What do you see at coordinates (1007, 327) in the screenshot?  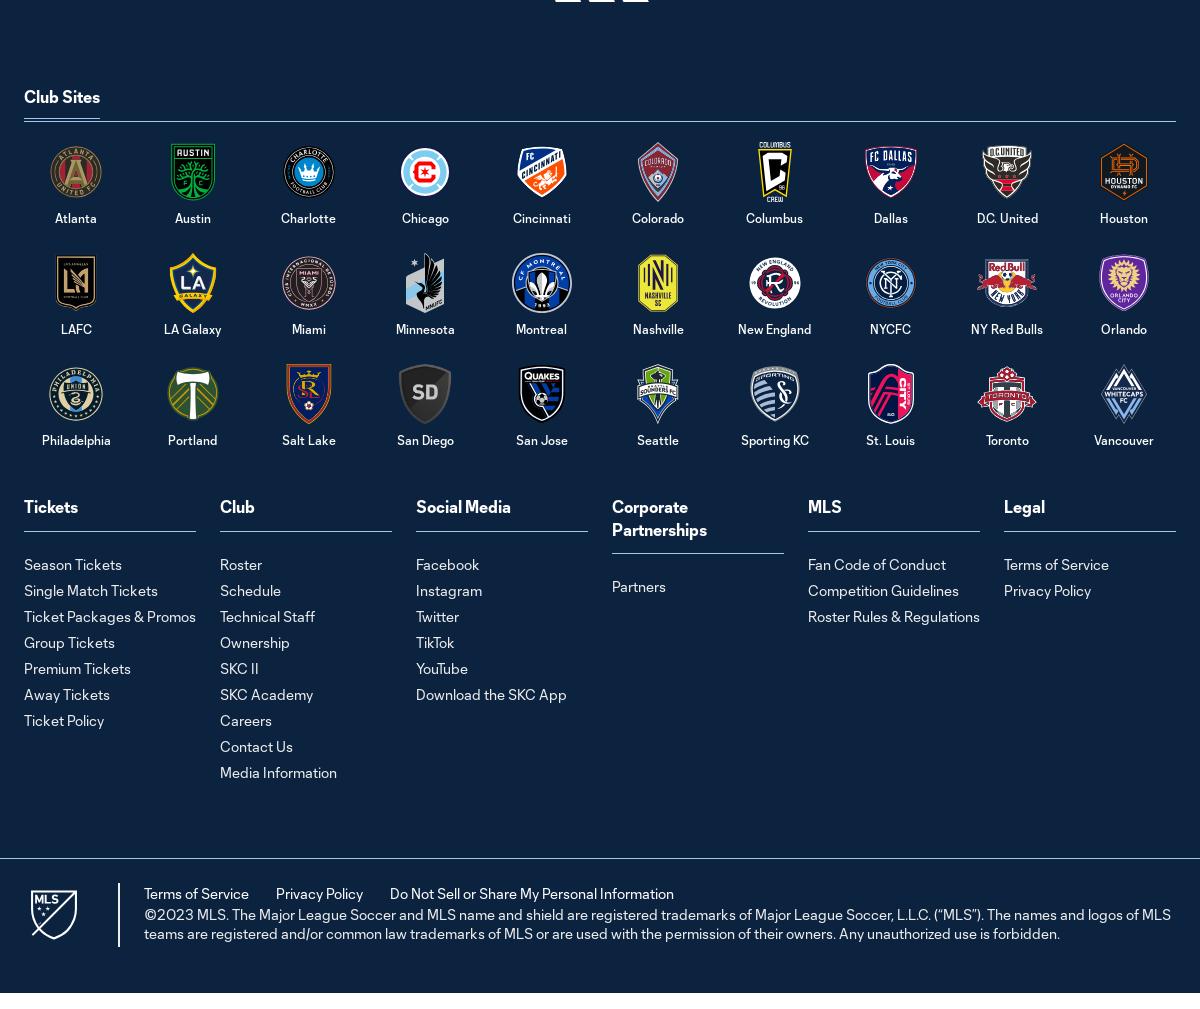 I see `'NY Red Bulls'` at bounding box center [1007, 327].